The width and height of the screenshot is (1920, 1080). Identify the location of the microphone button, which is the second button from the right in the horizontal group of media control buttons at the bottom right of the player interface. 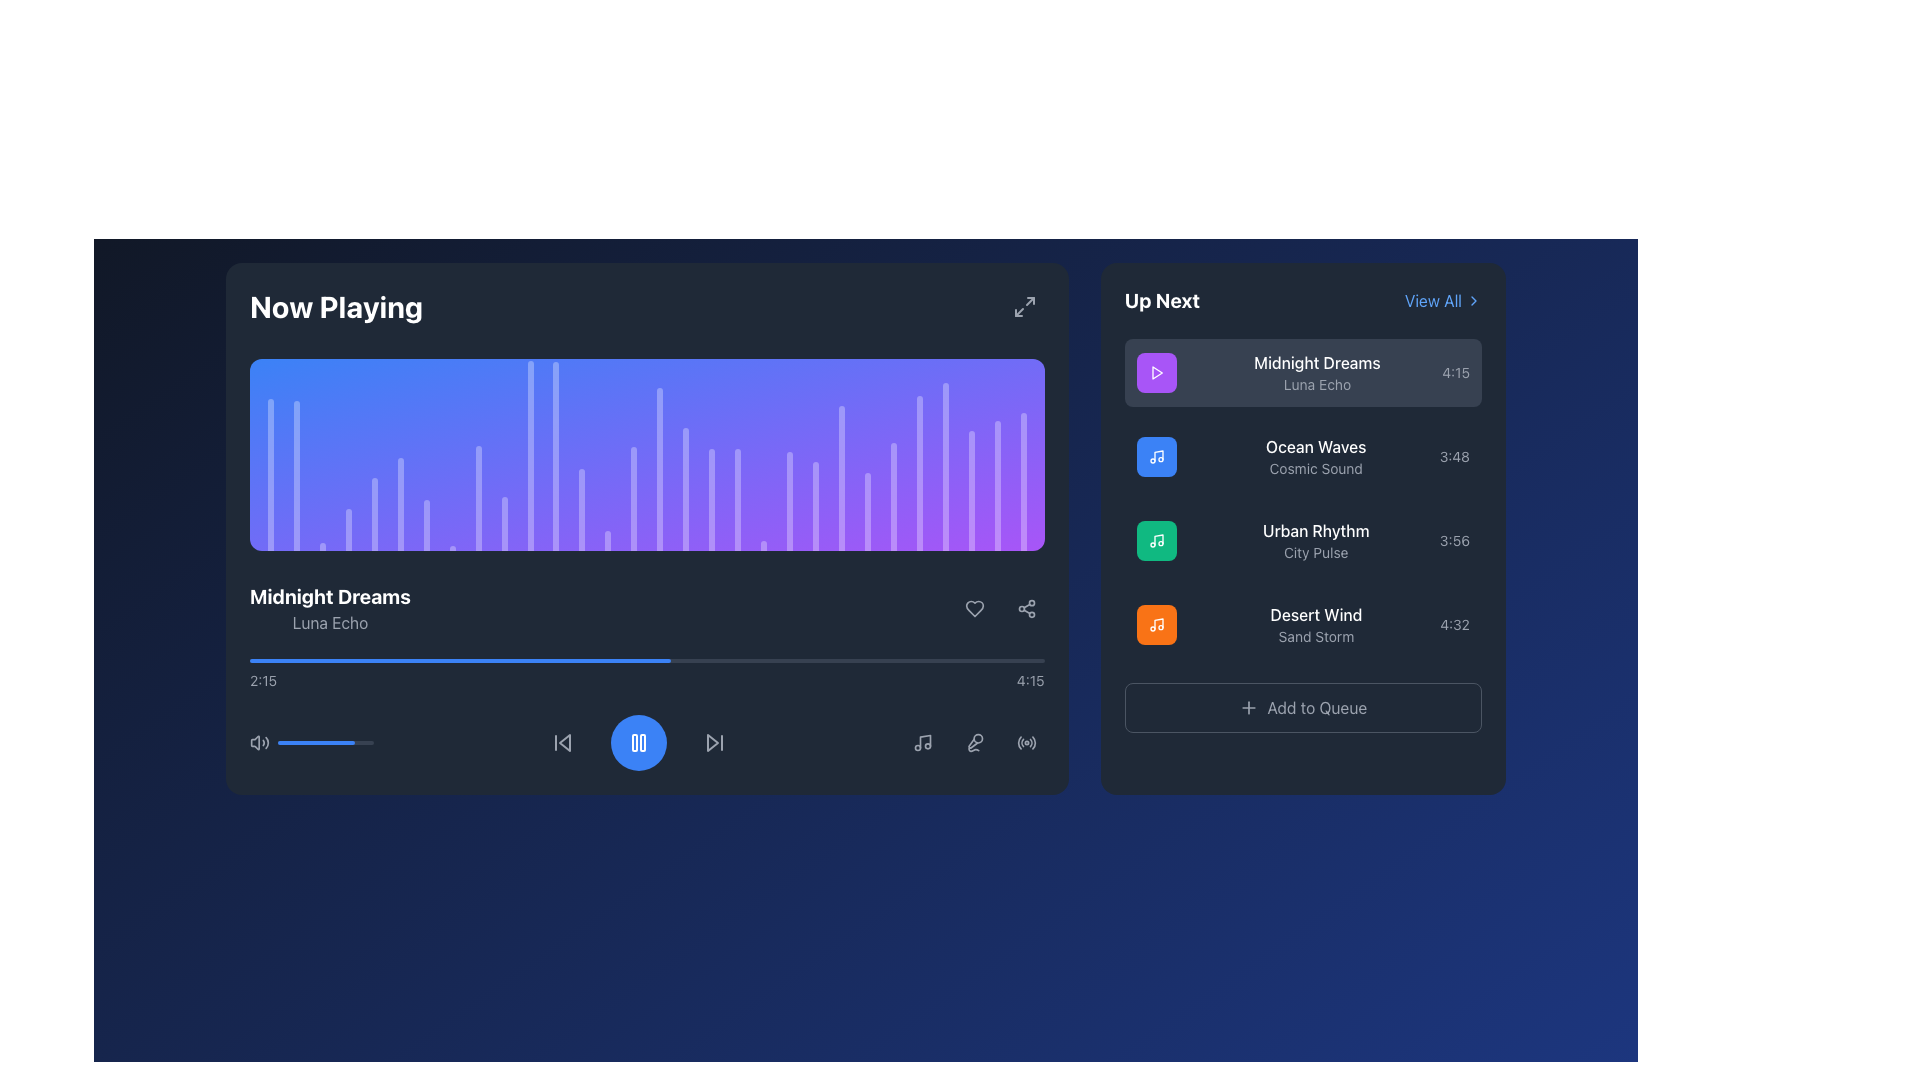
(974, 743).